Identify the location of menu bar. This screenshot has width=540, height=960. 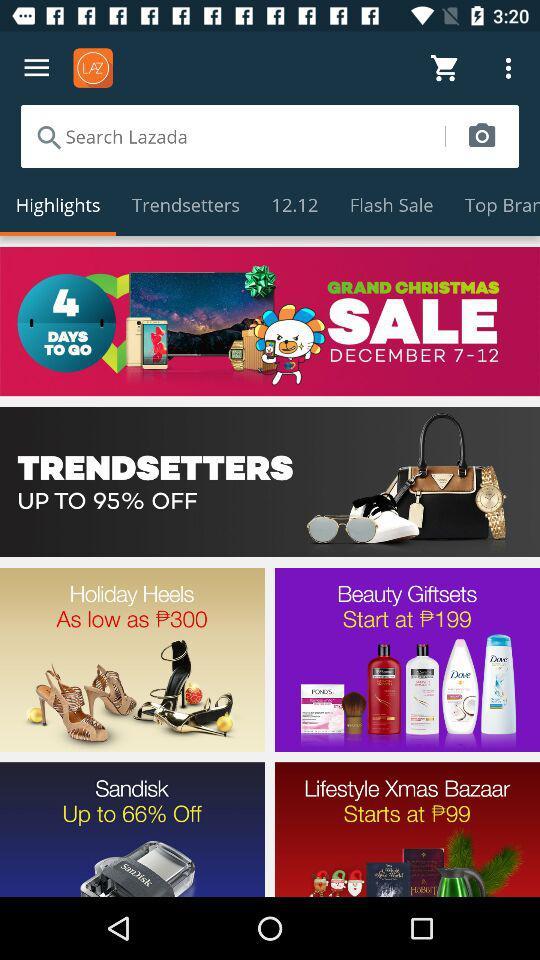
(36, 68).